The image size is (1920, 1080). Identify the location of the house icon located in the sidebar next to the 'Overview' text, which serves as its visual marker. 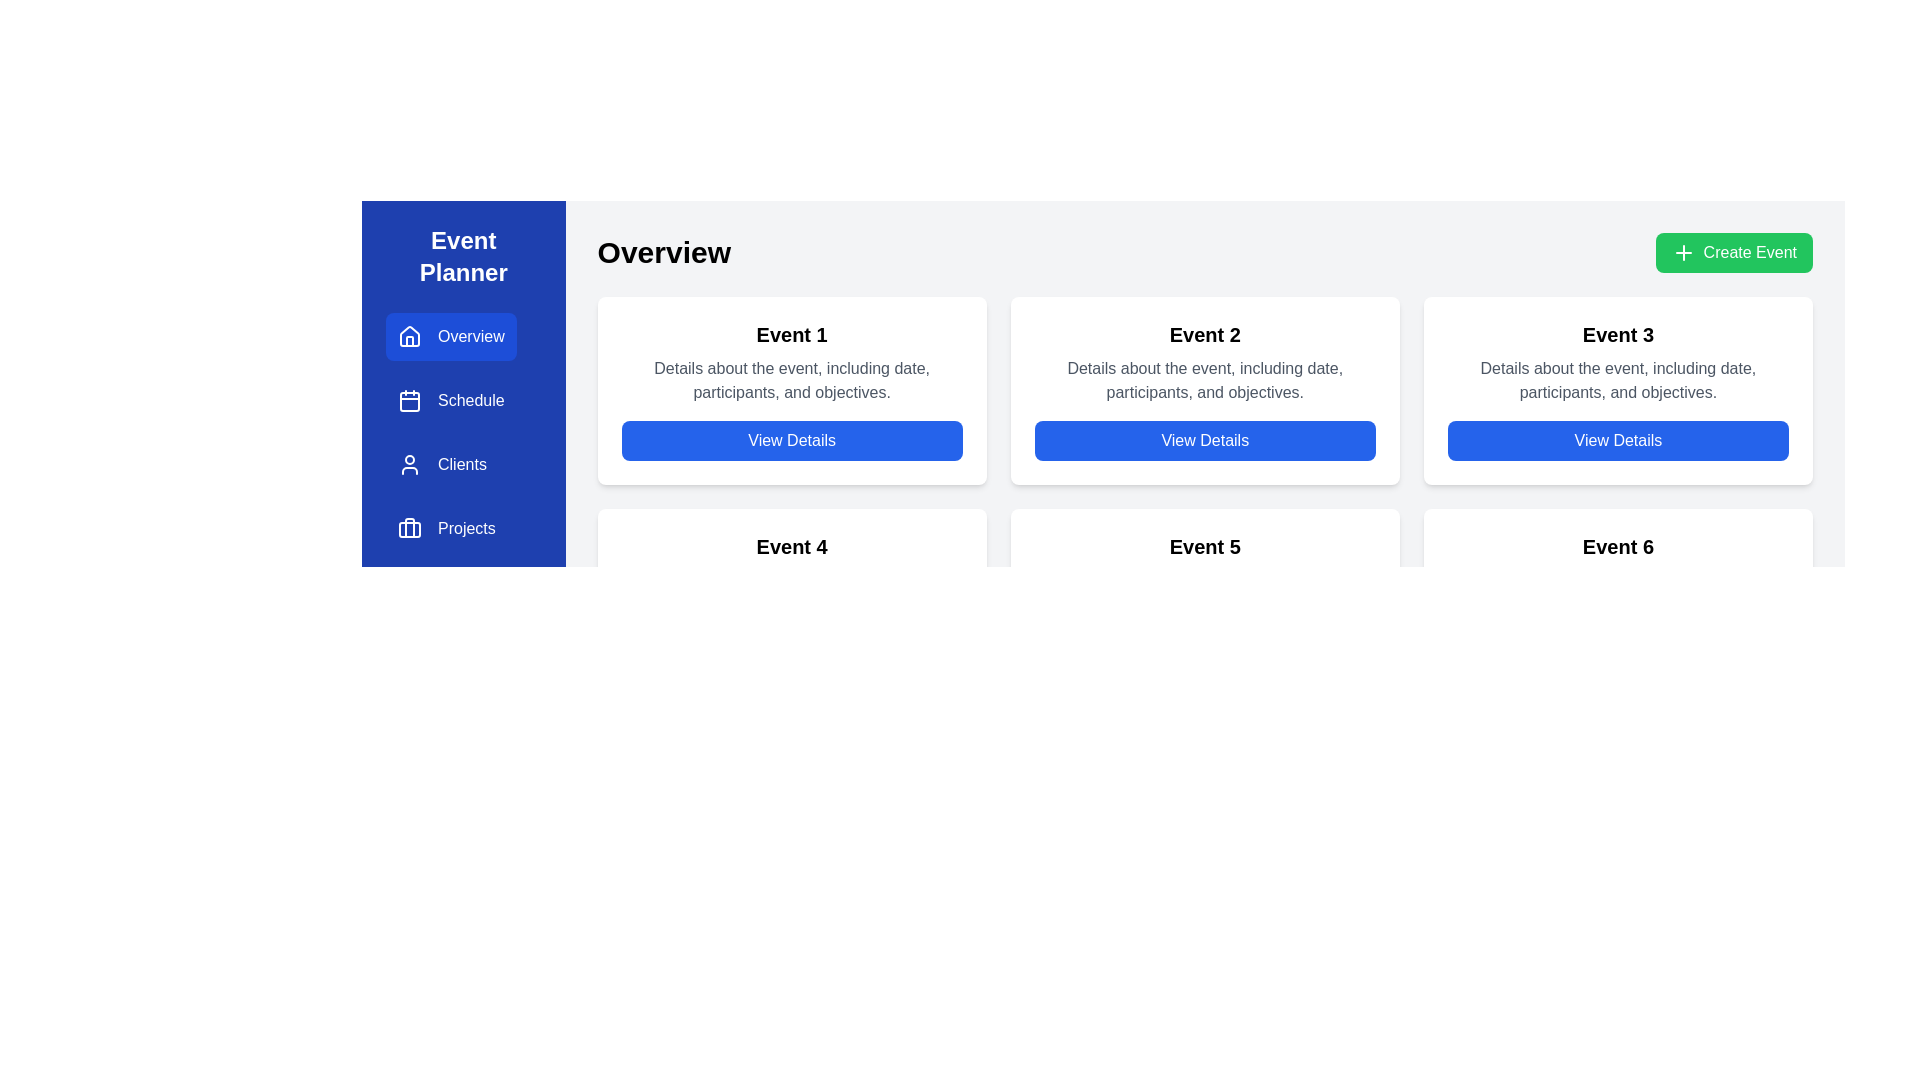
(408, 335).